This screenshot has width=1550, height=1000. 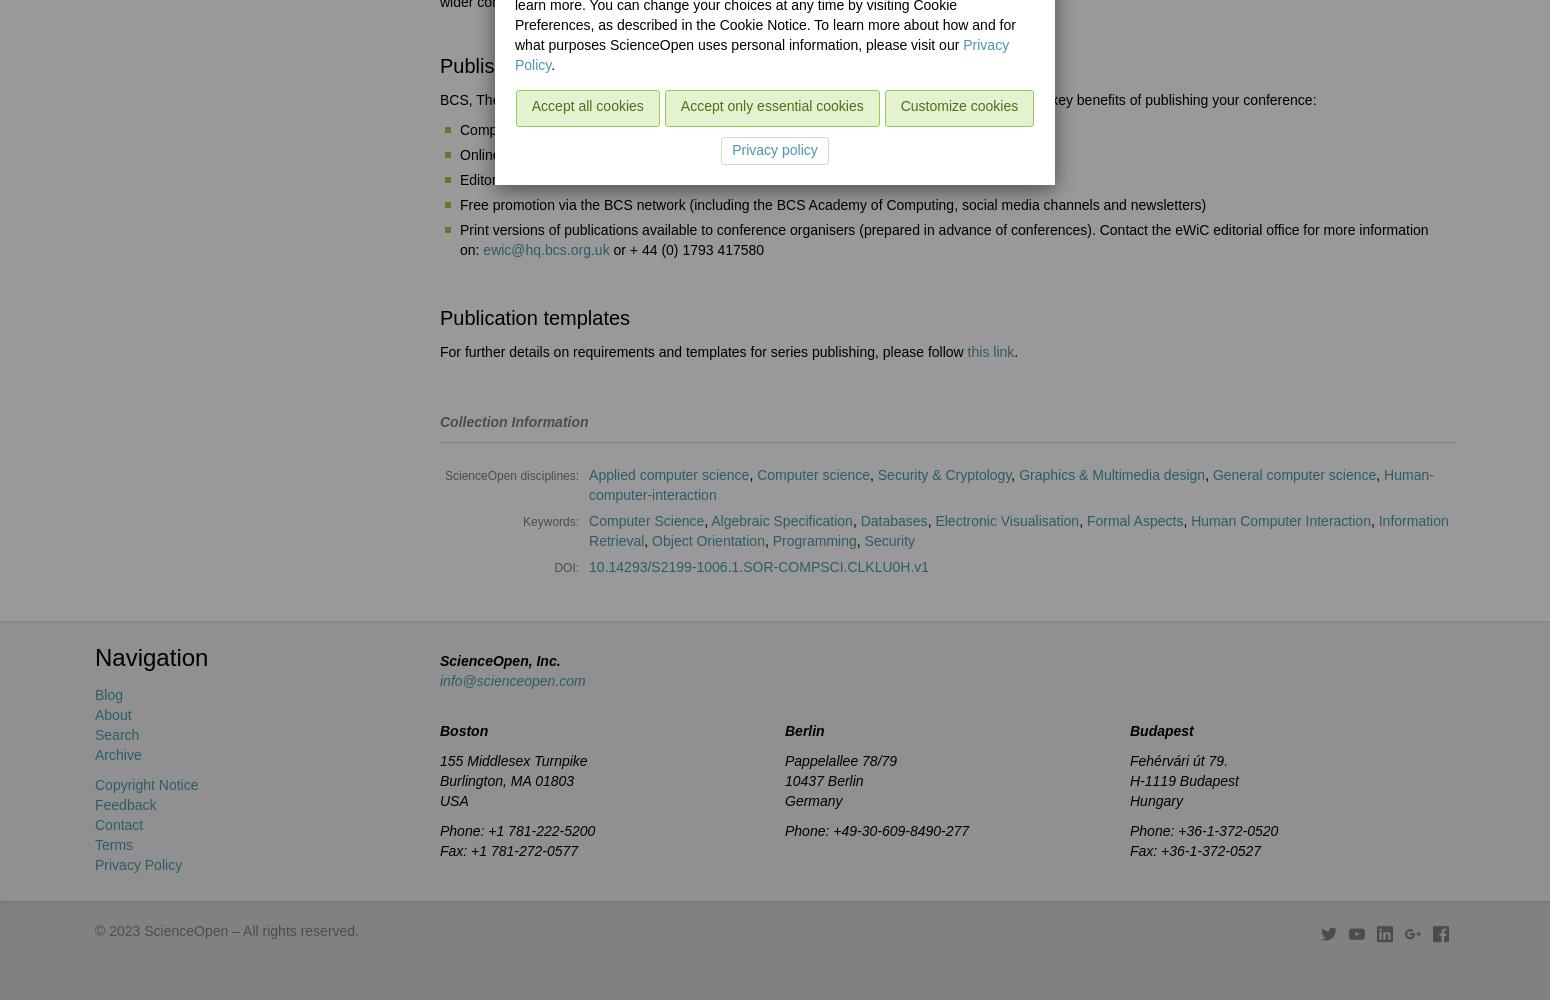 What do you see at coordinates (812, 474) in the screenshot?
I see `'Computer science'` at bounding box center [812, 474].